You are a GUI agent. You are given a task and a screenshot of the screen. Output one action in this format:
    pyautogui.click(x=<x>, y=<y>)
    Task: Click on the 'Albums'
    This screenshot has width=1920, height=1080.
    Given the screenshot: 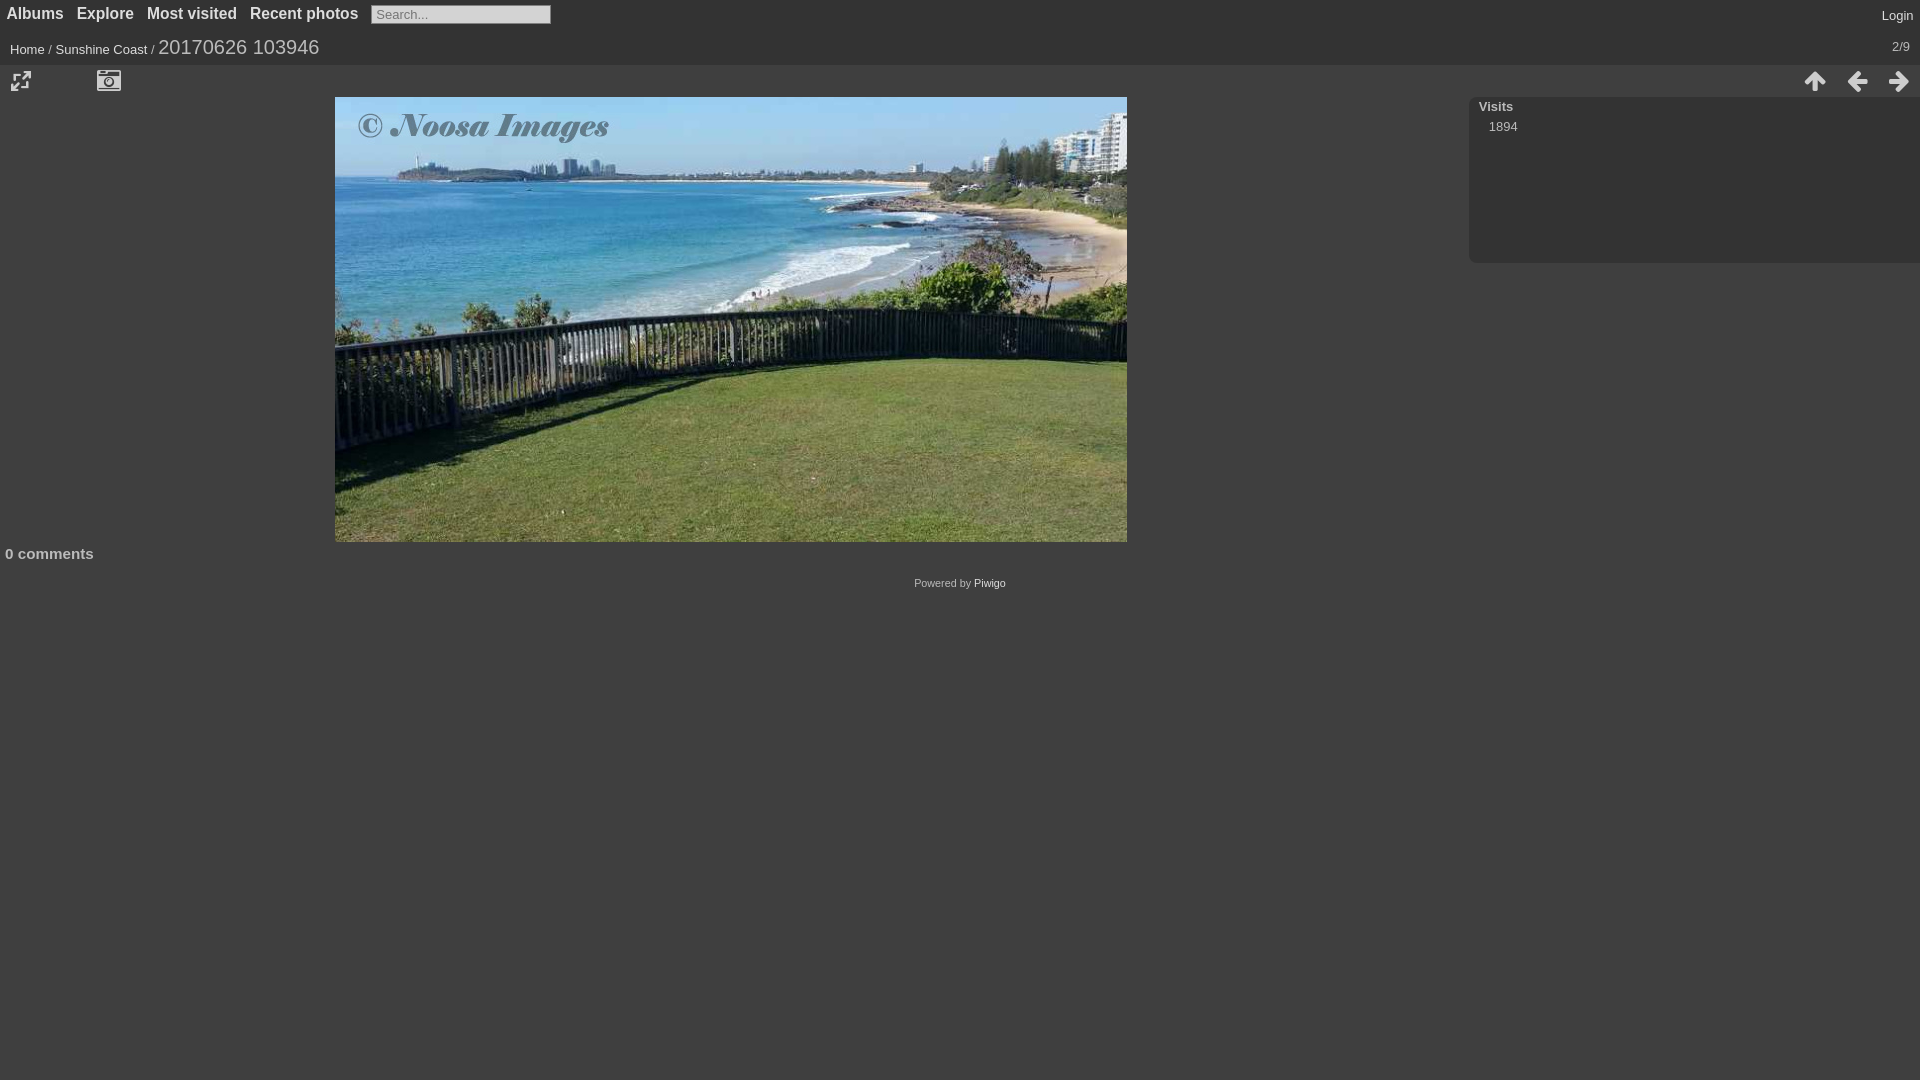 What is the action you would take?
    pyautogui.click(x=34, y=13)
    